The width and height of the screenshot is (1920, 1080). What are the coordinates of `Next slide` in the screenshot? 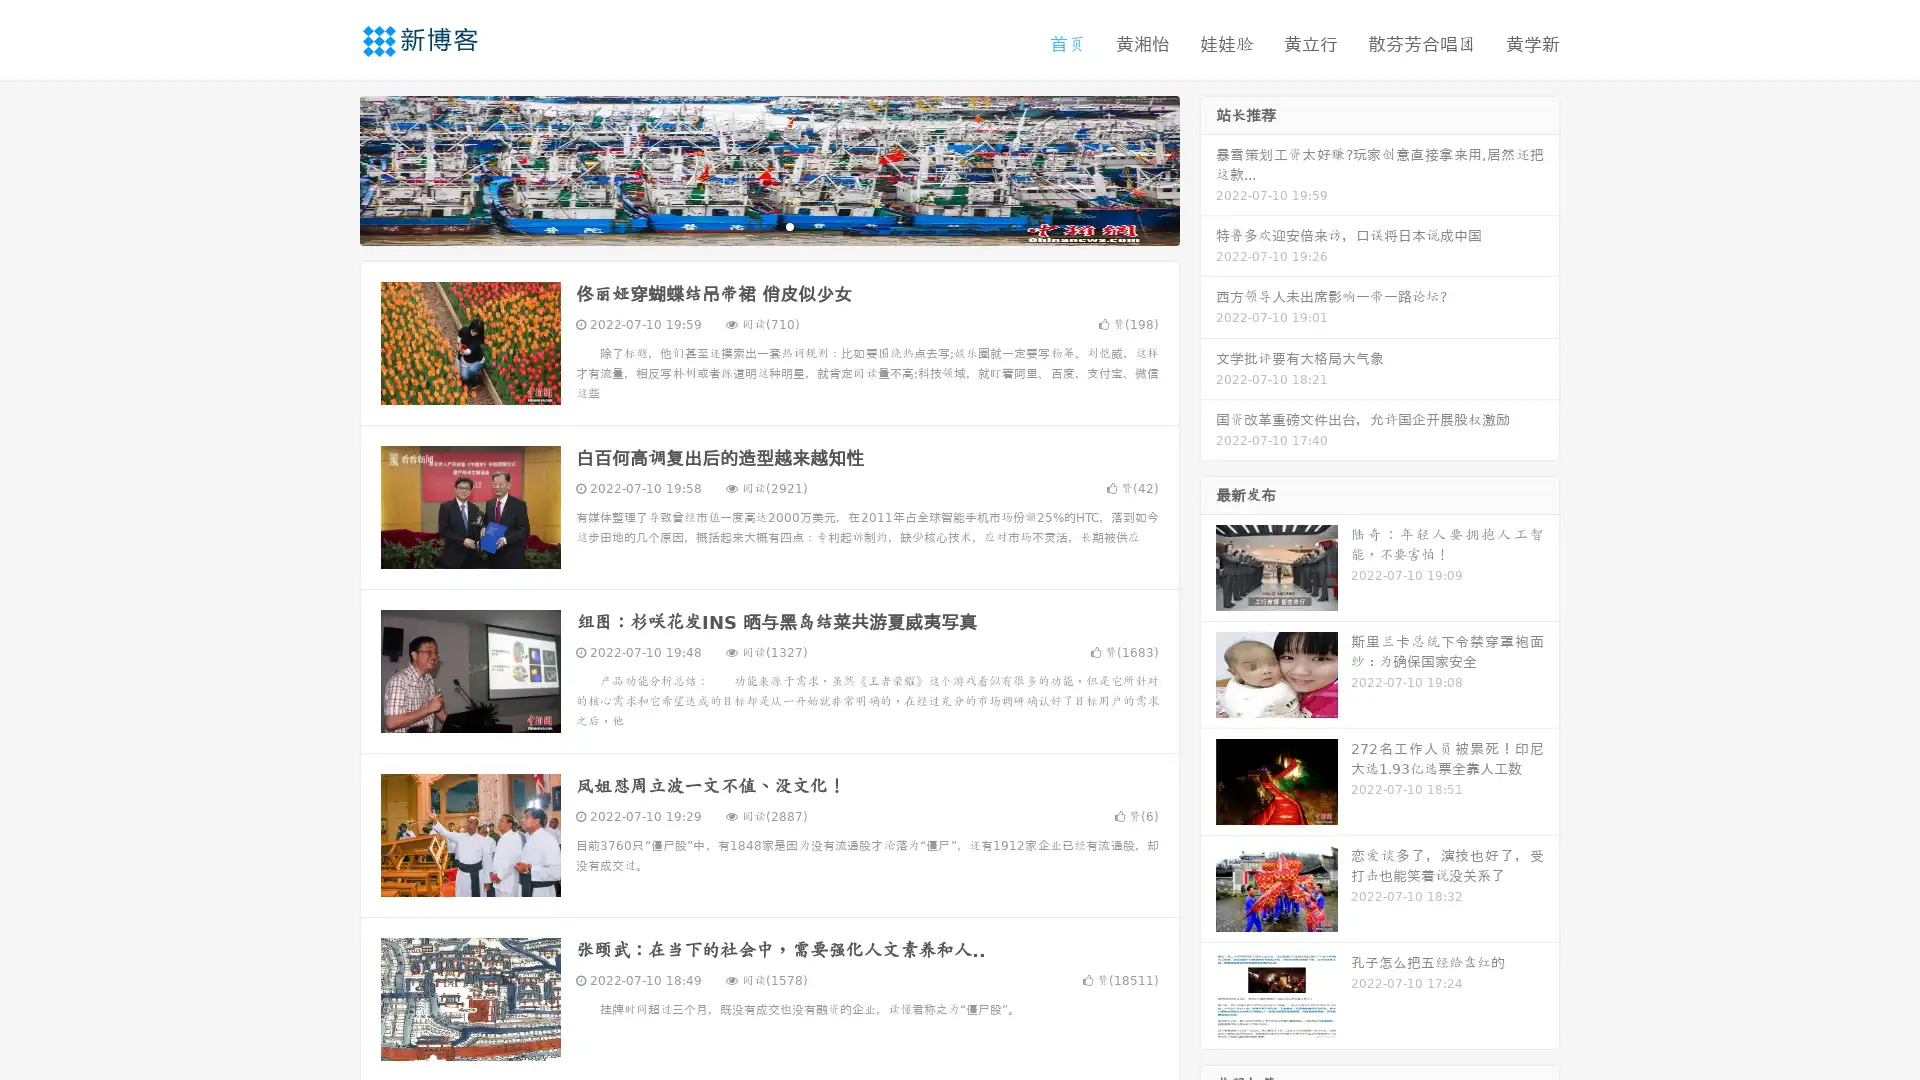 It's located at (1208, 168).